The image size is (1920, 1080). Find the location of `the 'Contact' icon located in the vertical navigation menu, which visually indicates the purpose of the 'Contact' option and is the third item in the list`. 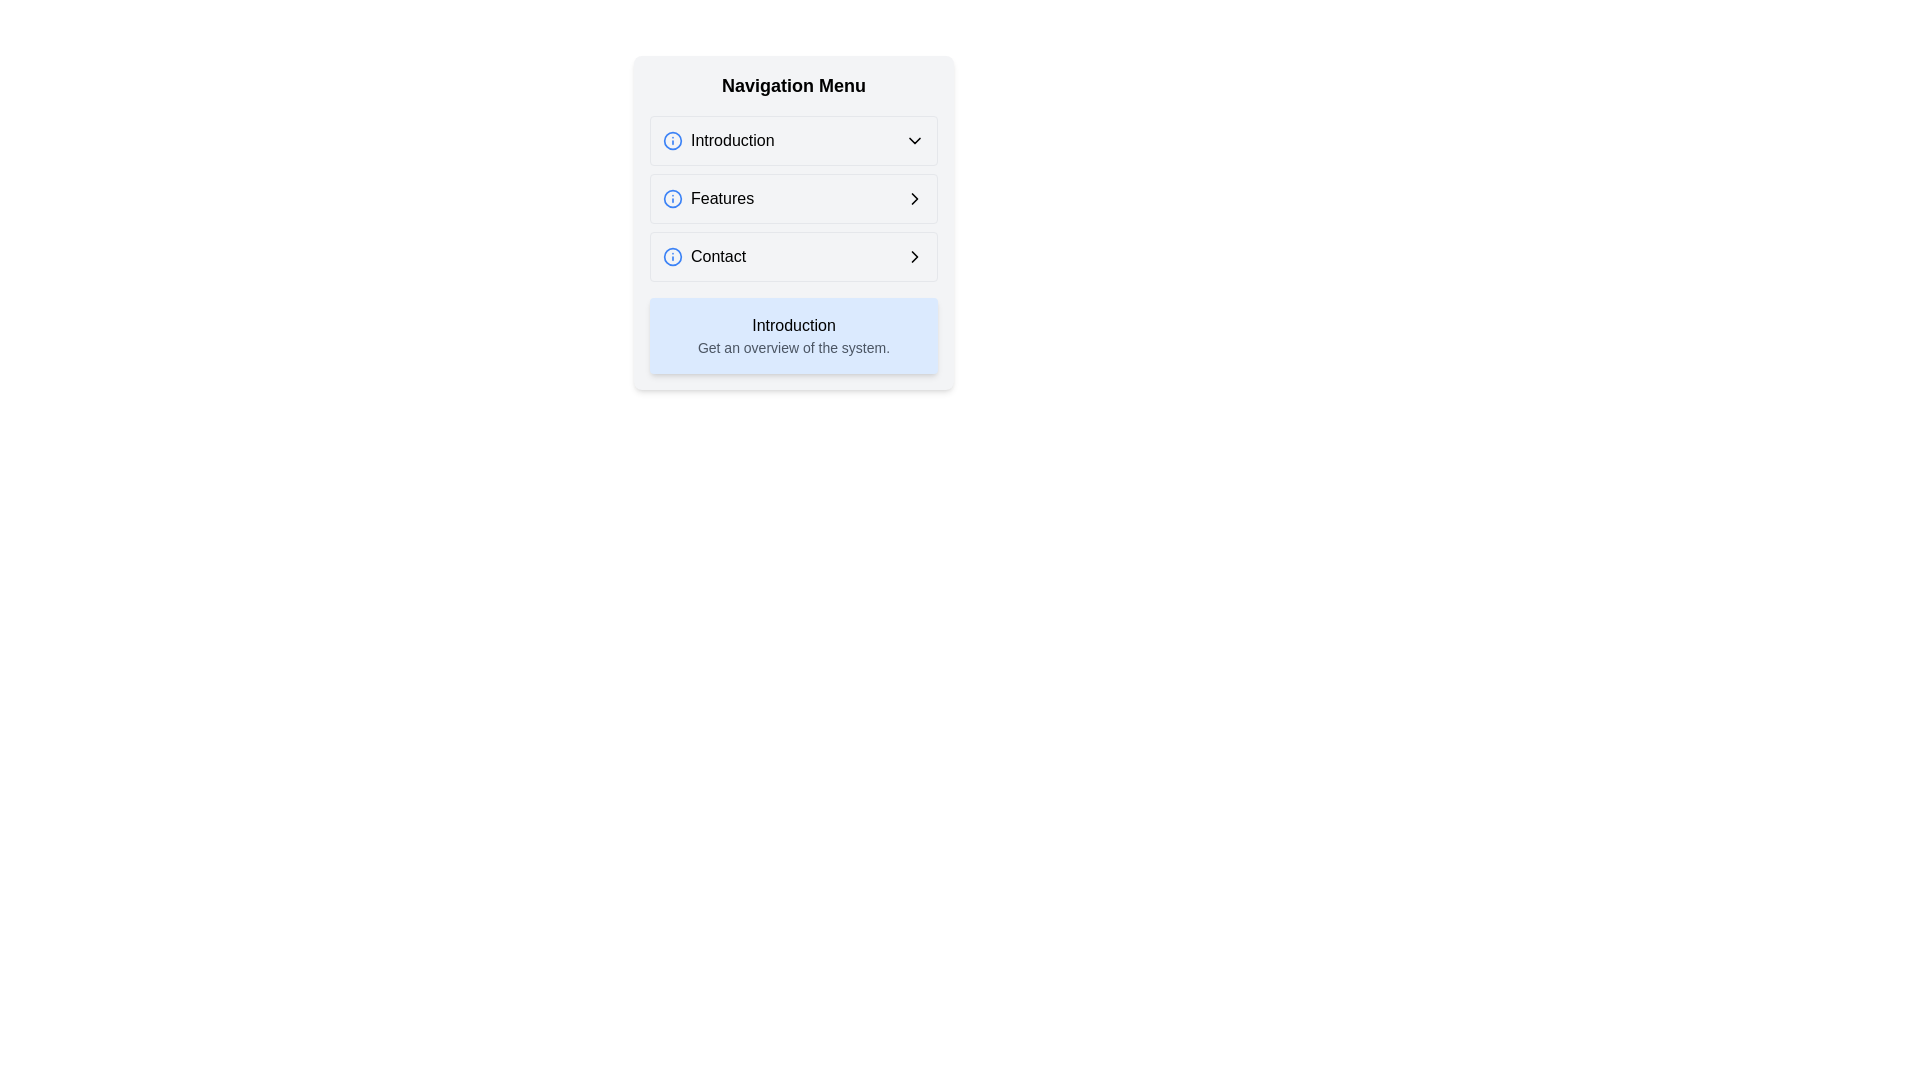

the 'Contact' icon located in the vertical navigation menu, which visually indicates the purpose of the 'Contact' option and is the third item in the list is located at coordinates (672, 256).